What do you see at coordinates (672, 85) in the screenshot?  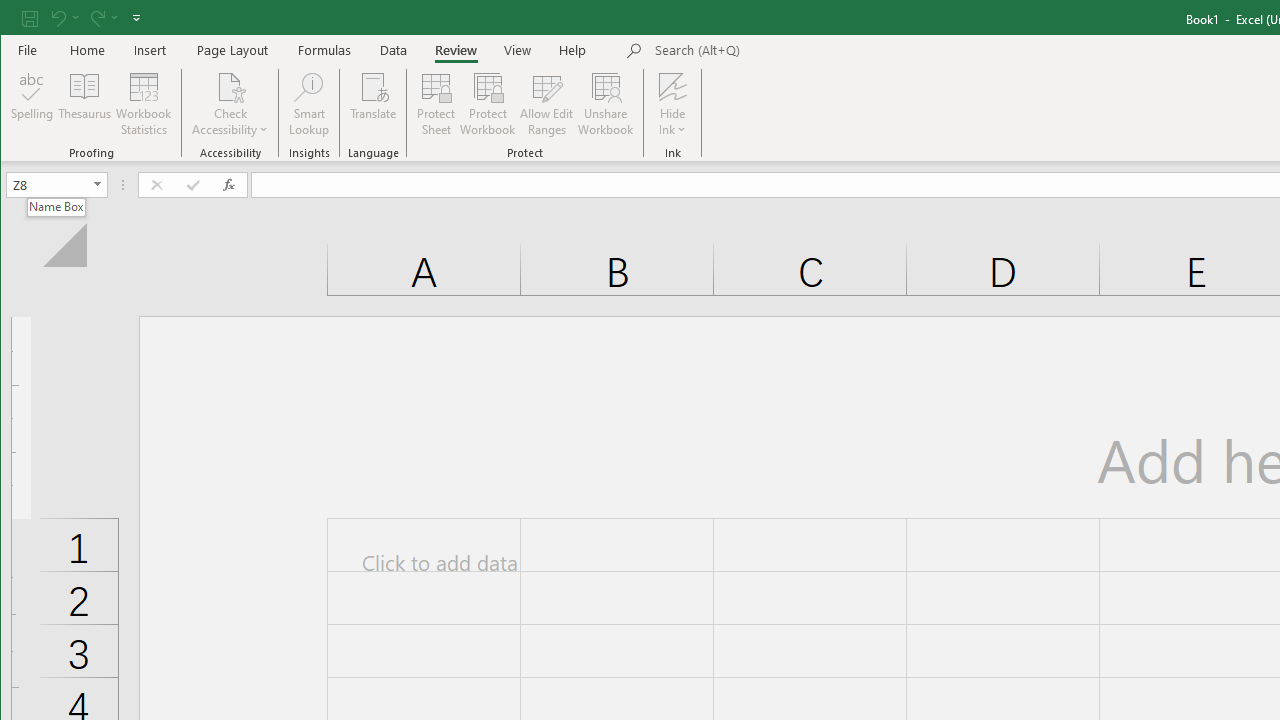 I see `'Hide Ink'` at bounding box center [672, 85].